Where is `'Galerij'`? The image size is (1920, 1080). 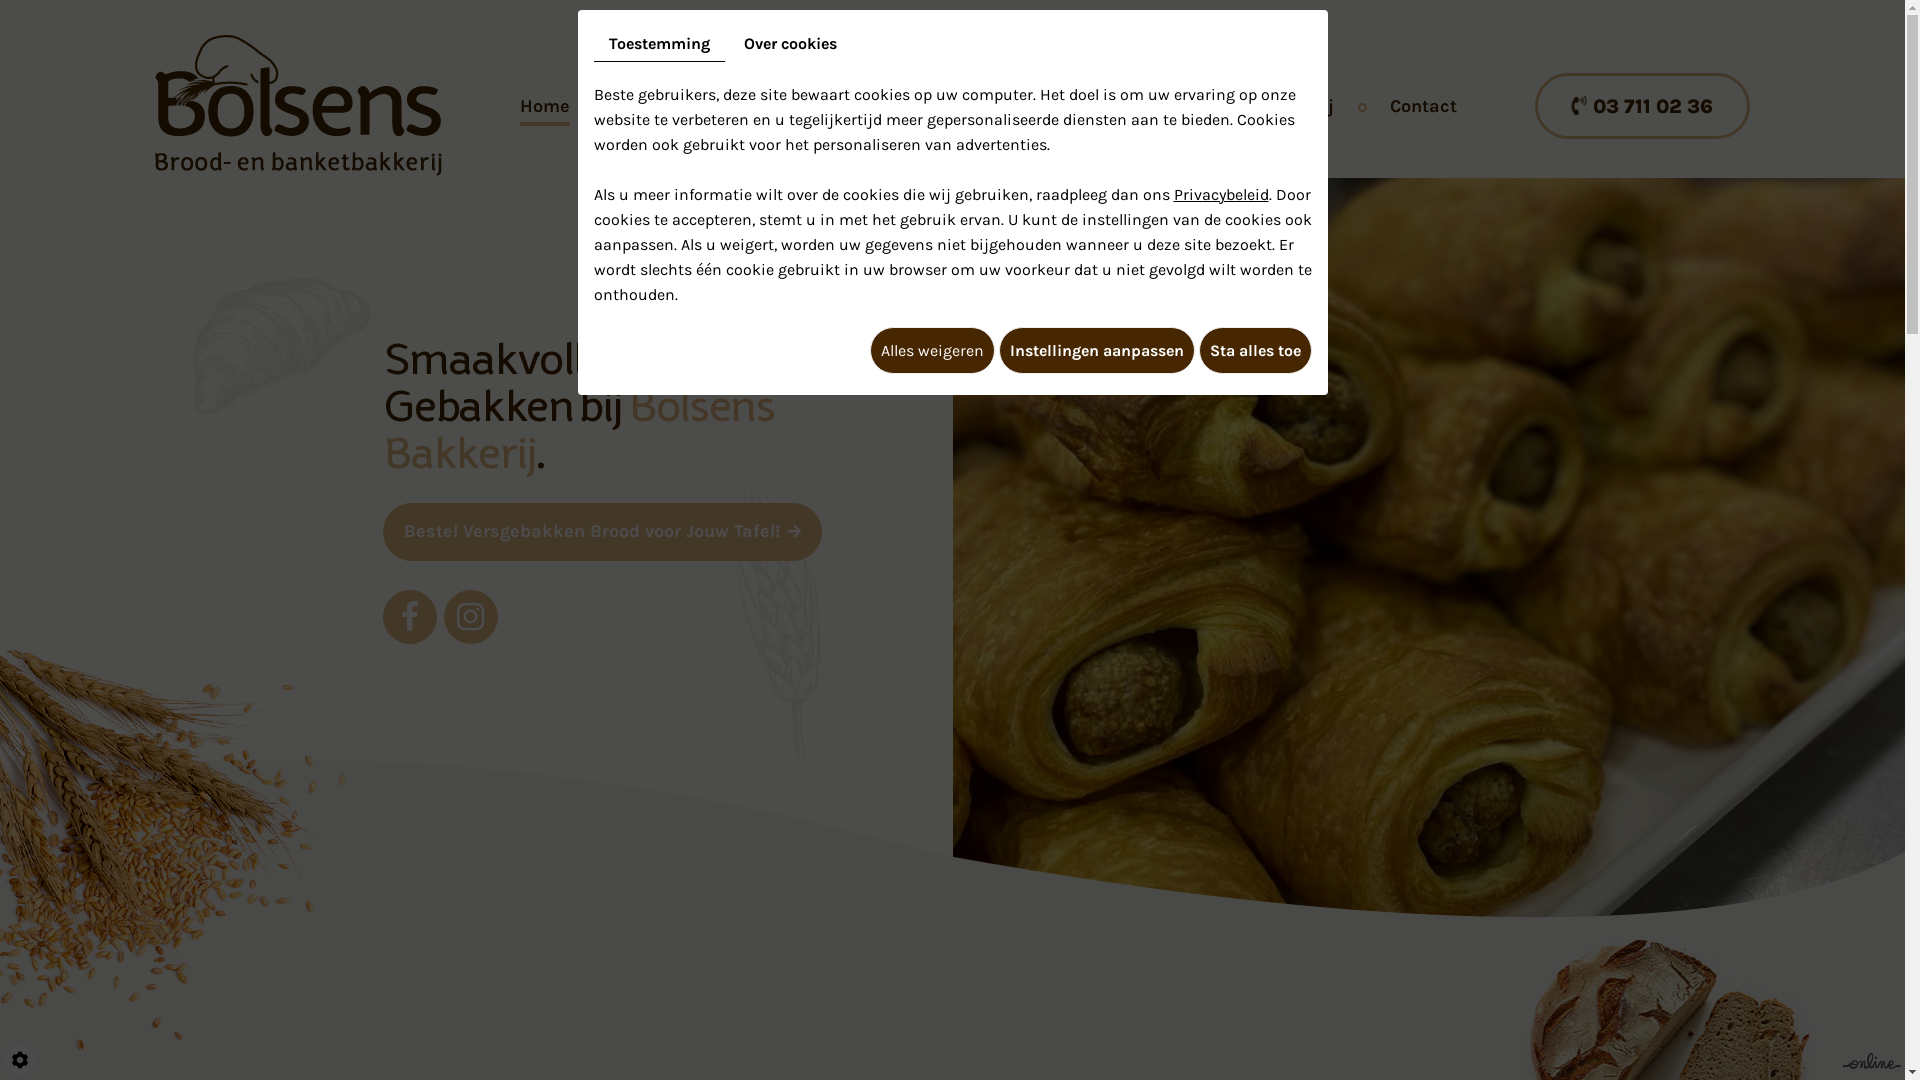 'Galerij' is located at coordinates (1266, 105).